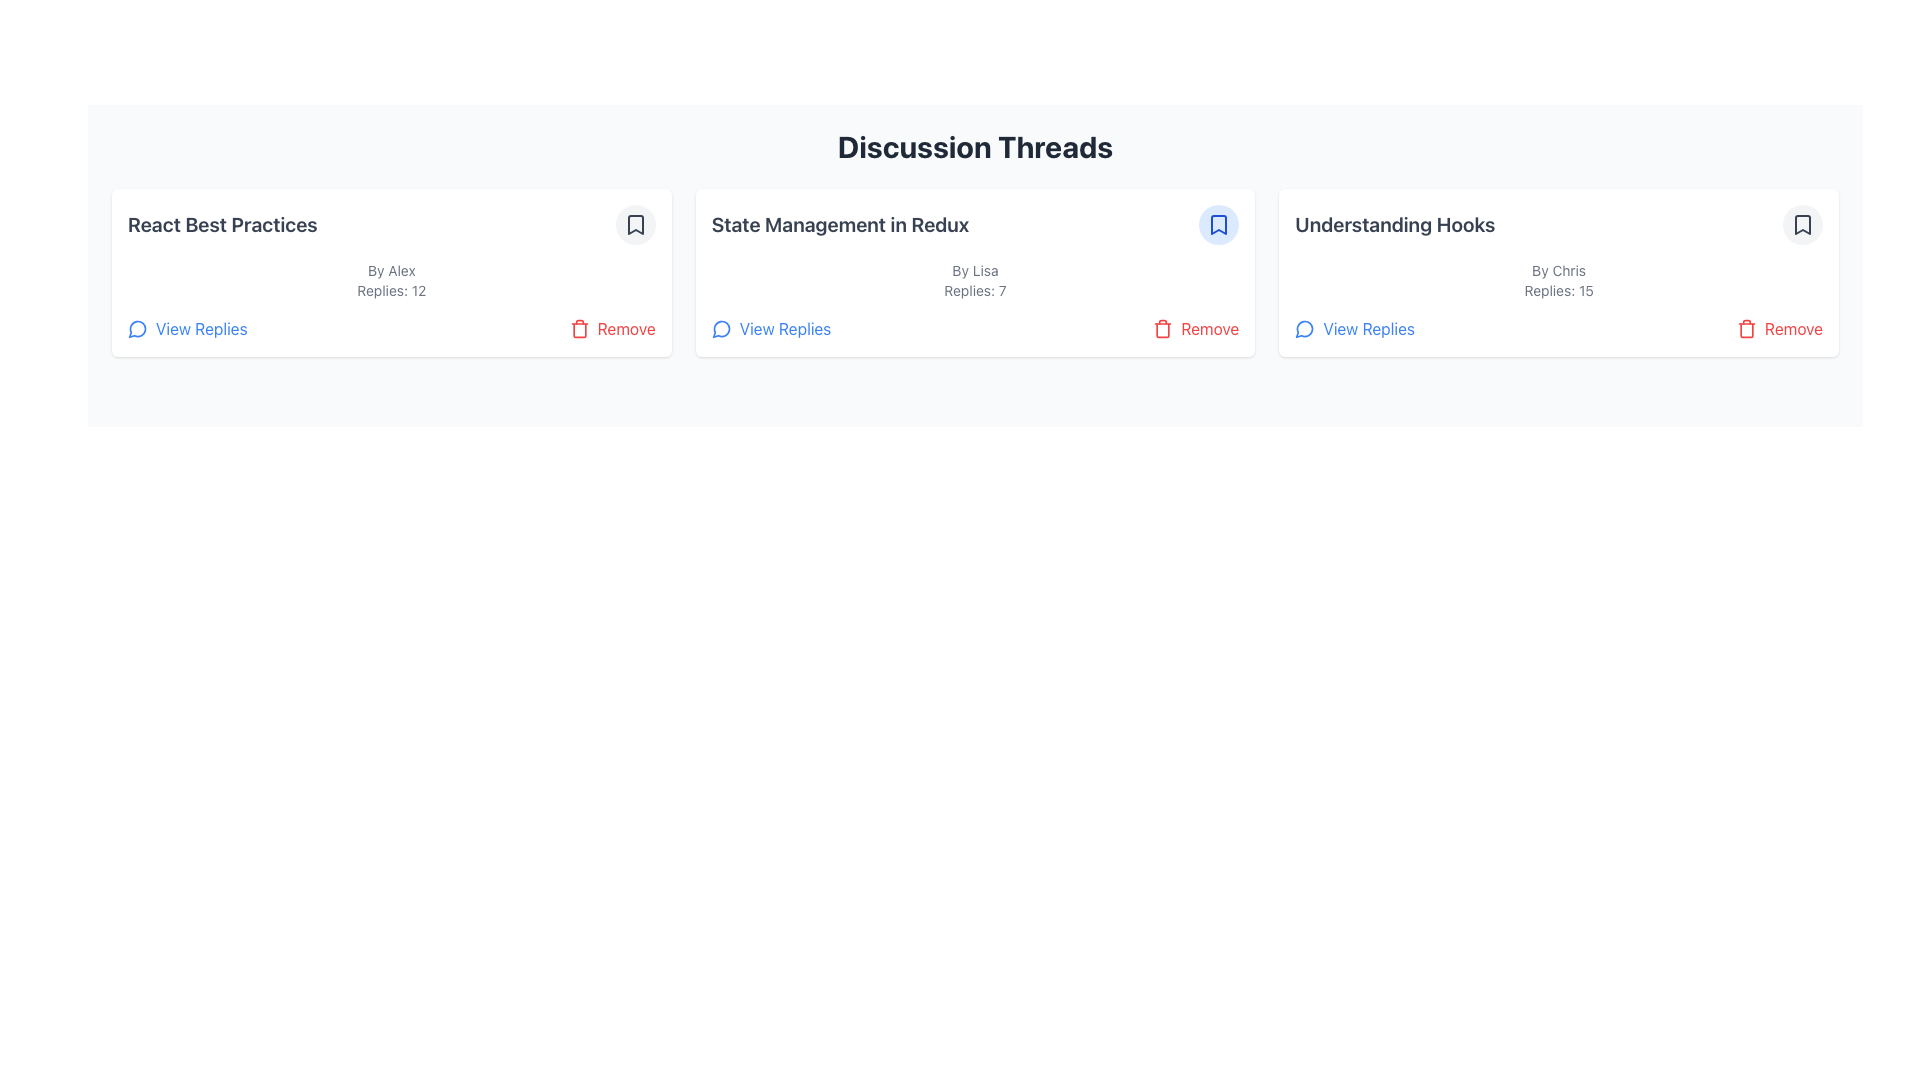  I want to click on the bookmarked button located in the top-right corner of the card titled 'State Management in Redux' to bookmark or unbookmark the discussion thread, so click(1218, 224).